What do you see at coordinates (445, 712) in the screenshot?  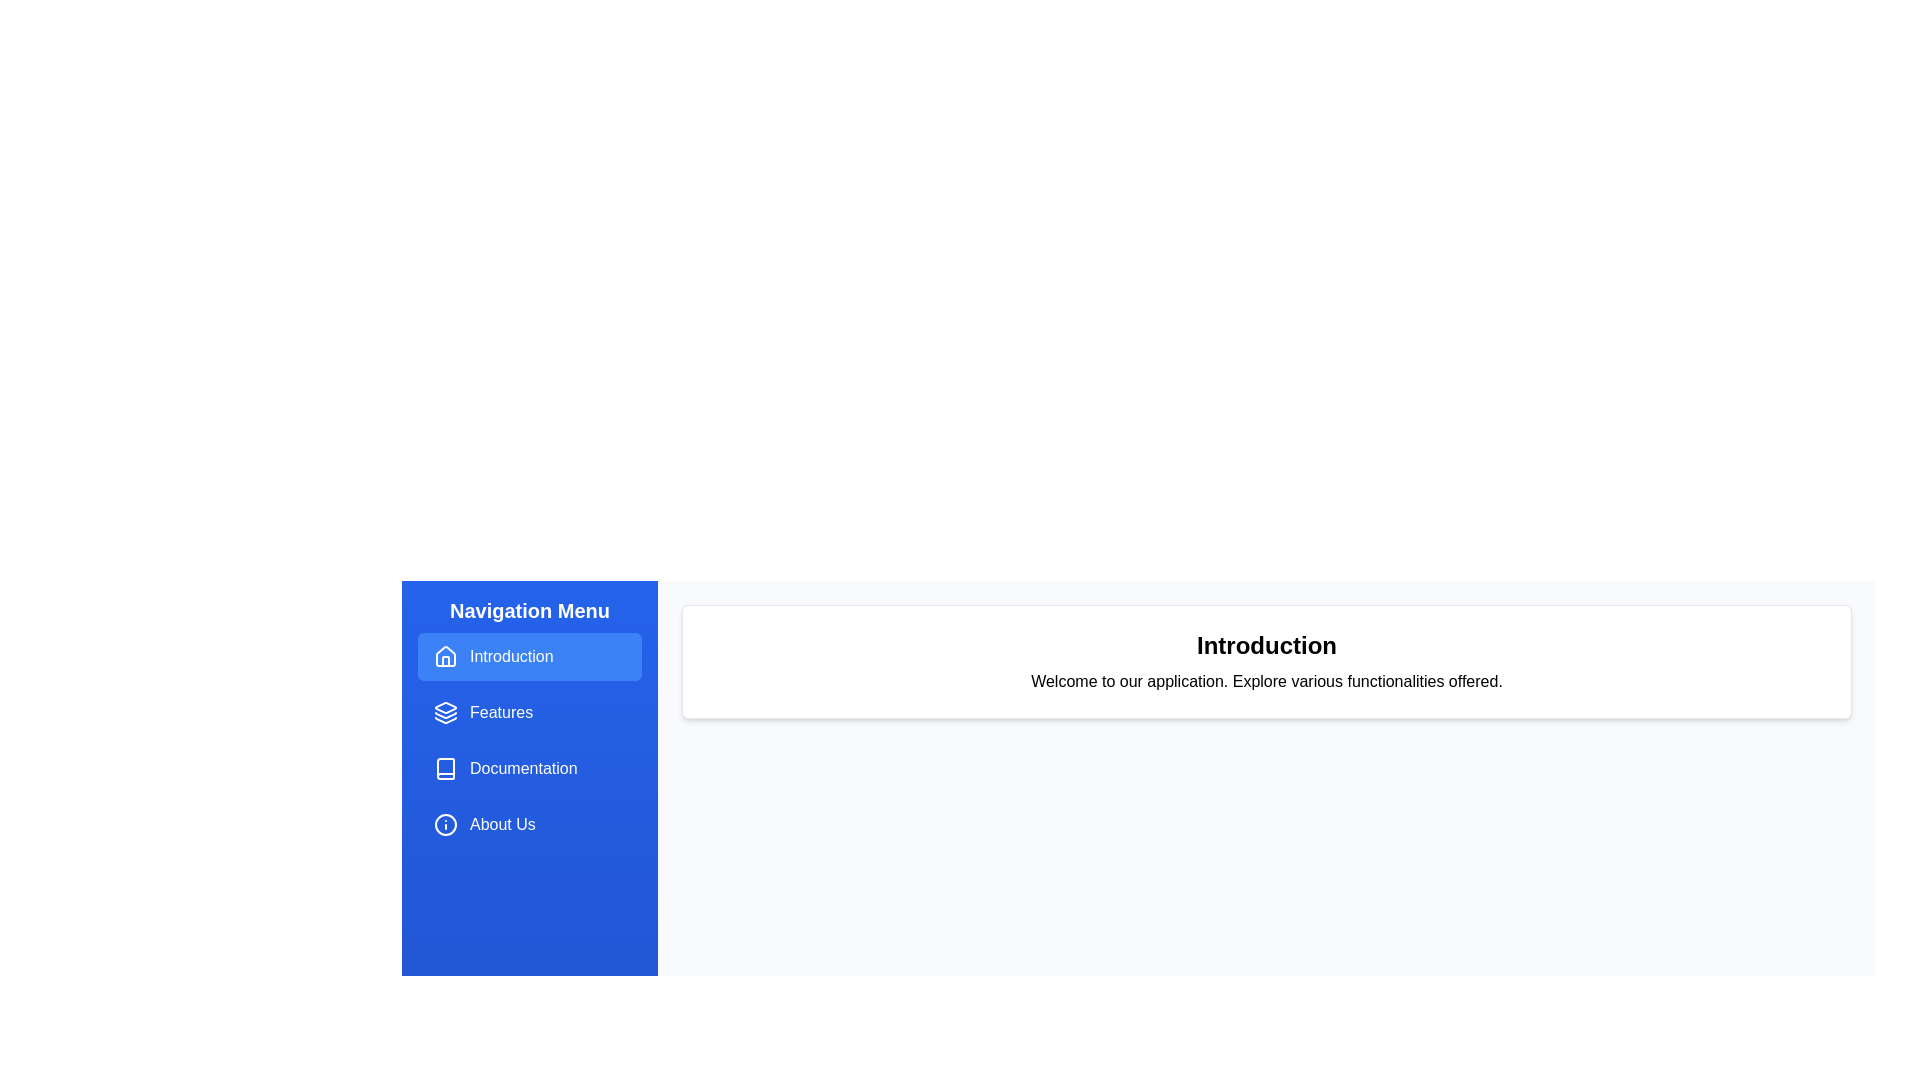 I see `the small icon resembling a stack or layers` at bounding box center [445, 712].